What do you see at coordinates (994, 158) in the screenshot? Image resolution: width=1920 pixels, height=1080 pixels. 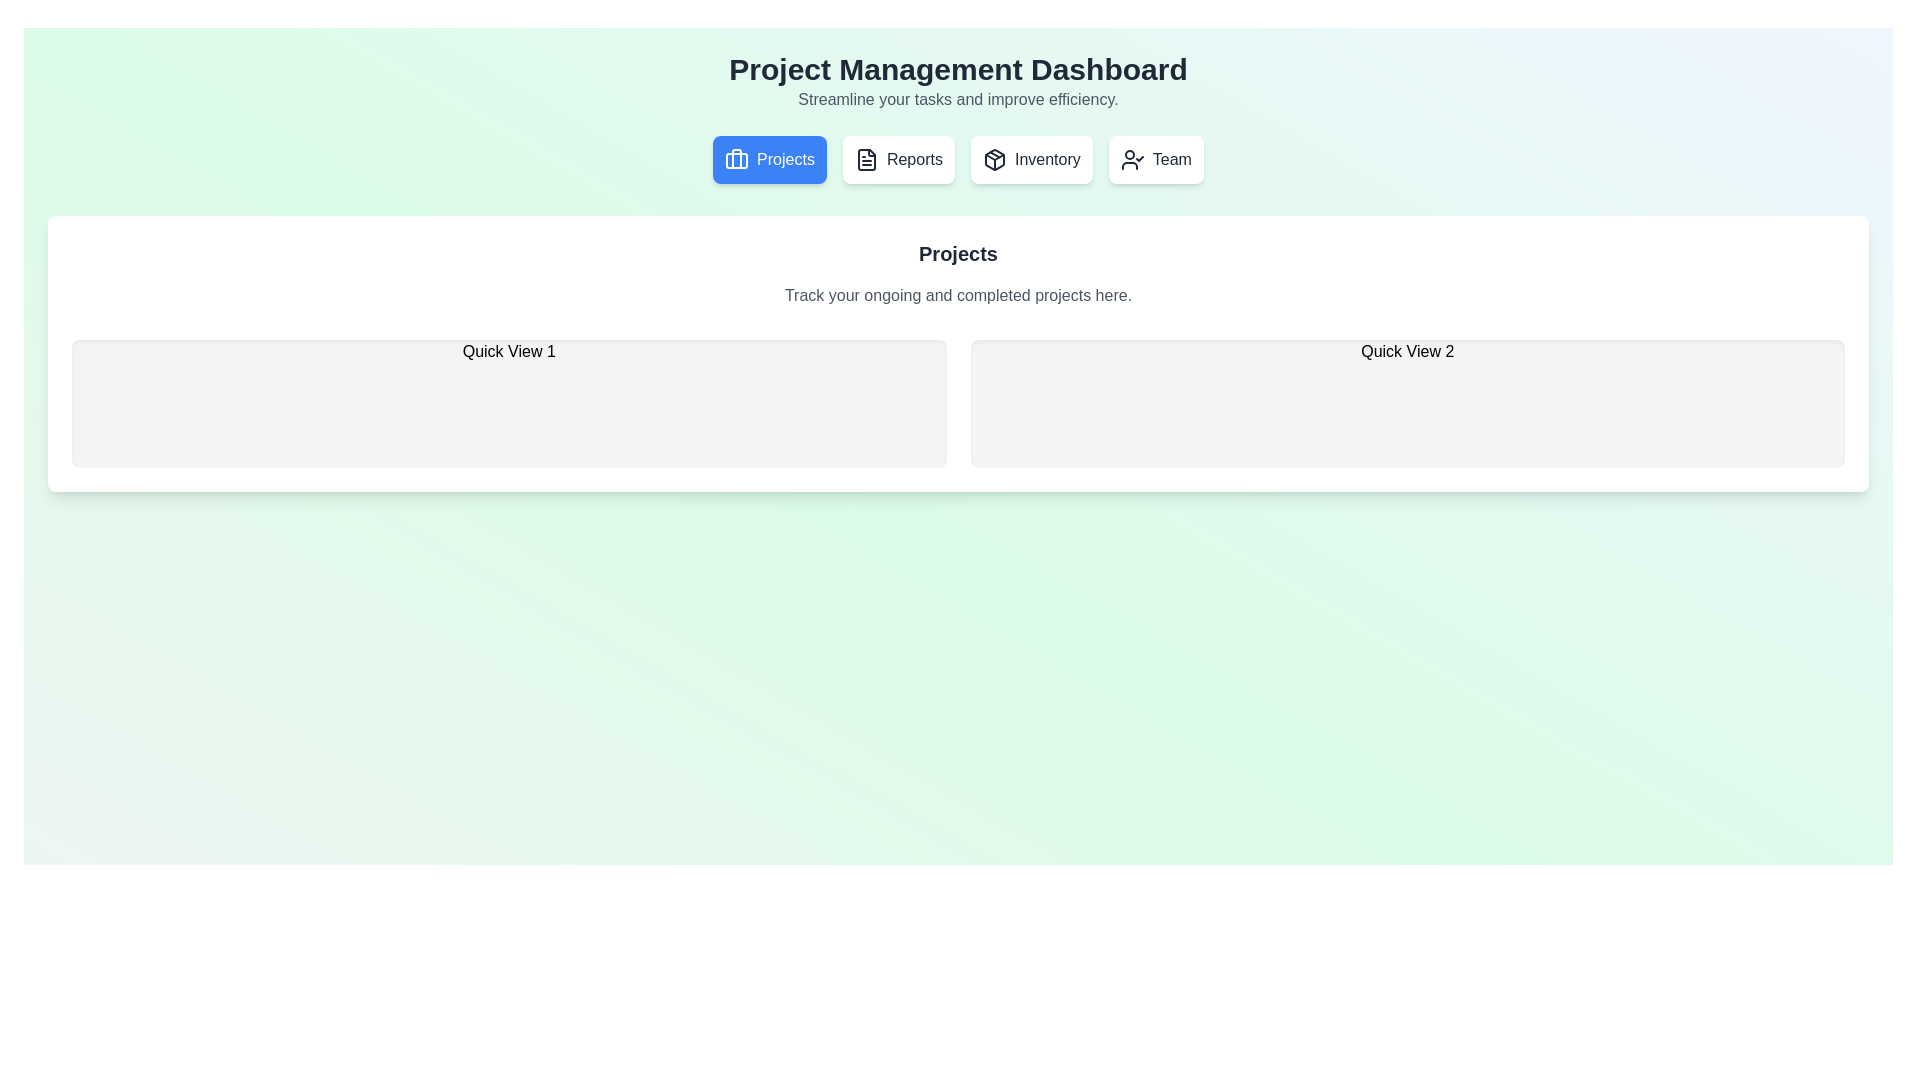 I see `the package icon within the 'Inventory' button, which is the third button in a horizontal array located beneath the header of the dashboard interface` at bounding box center [994, 158].